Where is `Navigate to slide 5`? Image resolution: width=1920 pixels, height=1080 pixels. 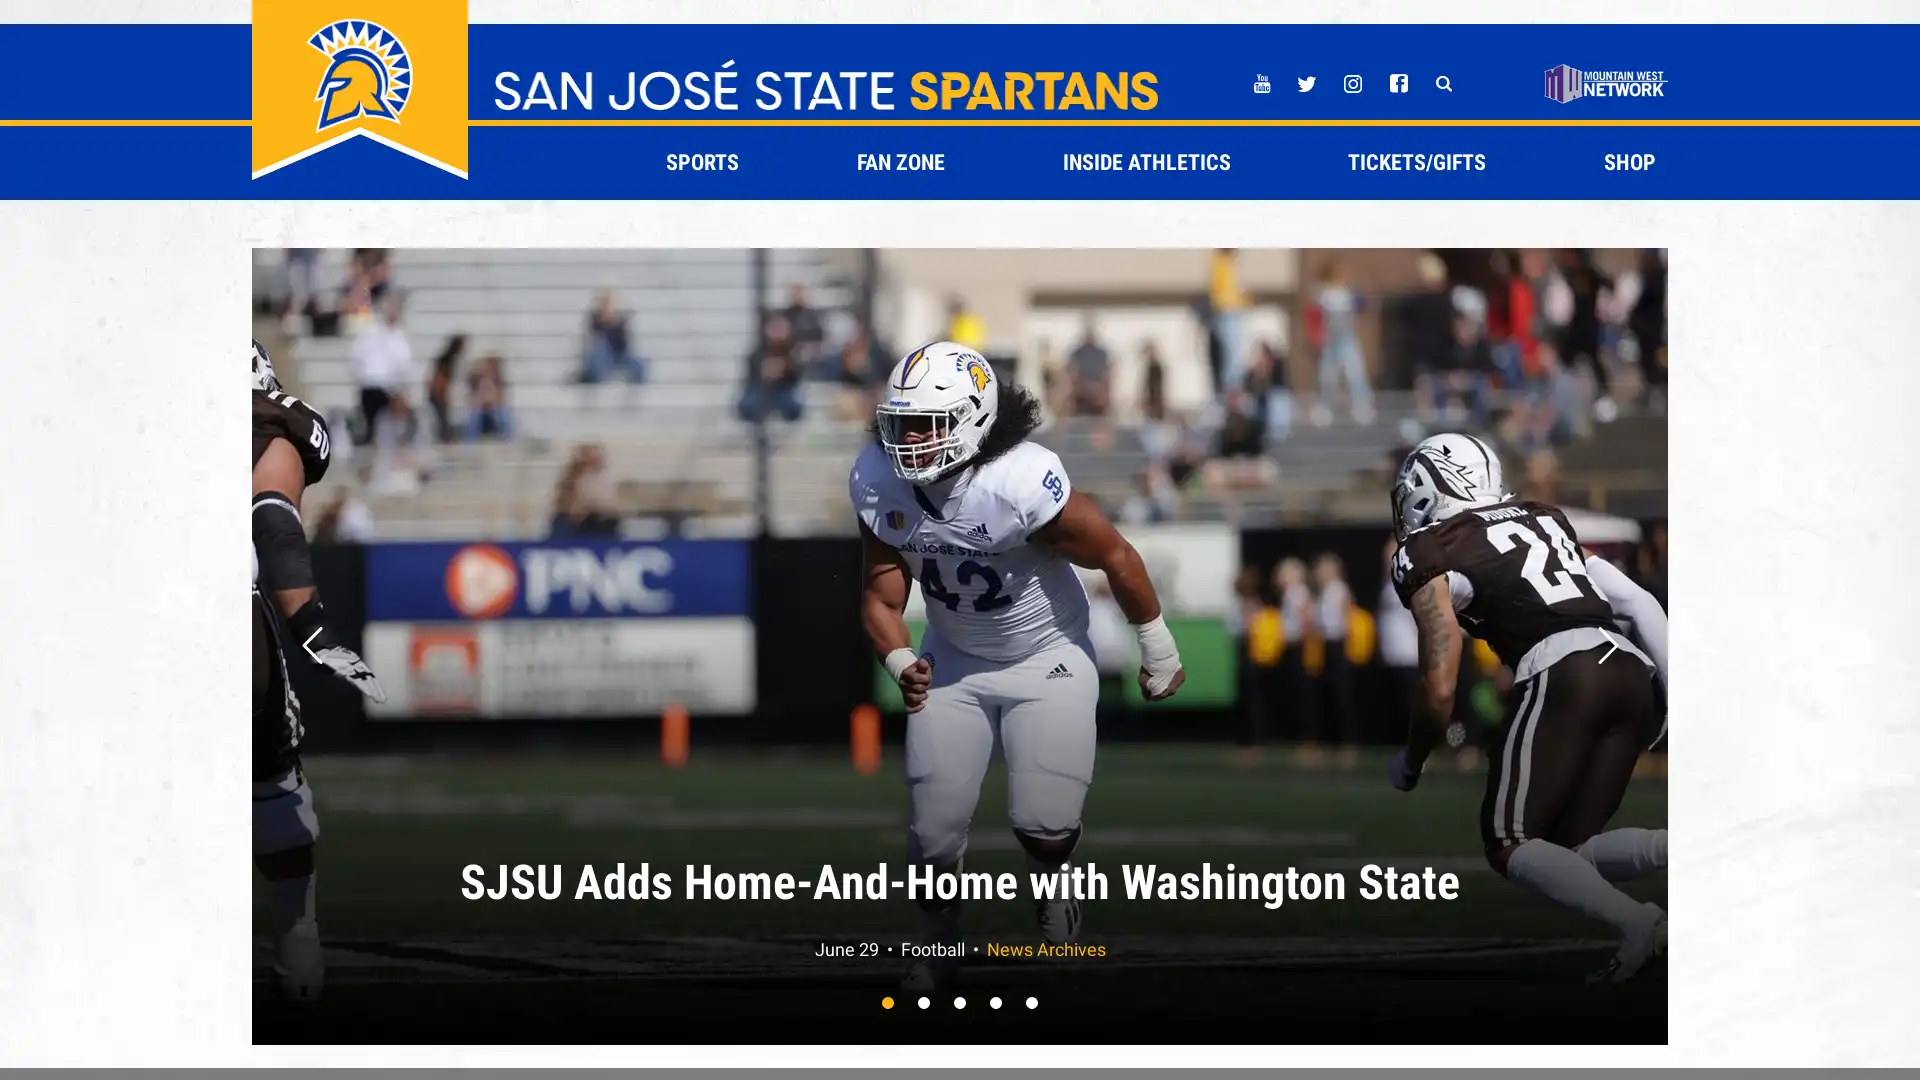
Navigate to slide 5 is located at coordinates (1032, 1002).